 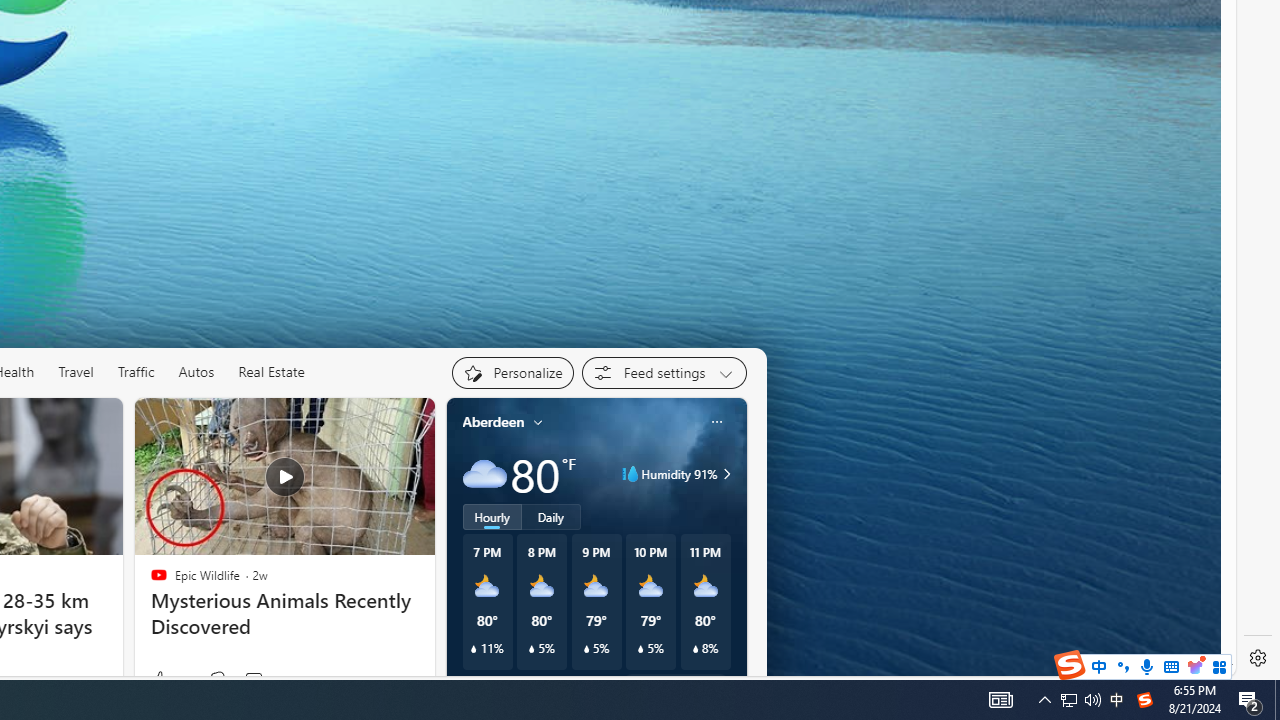 What do you see at coordinates (197, 371) in the screenshot?
I see `'Autos'` at bounding box center [197, 371].